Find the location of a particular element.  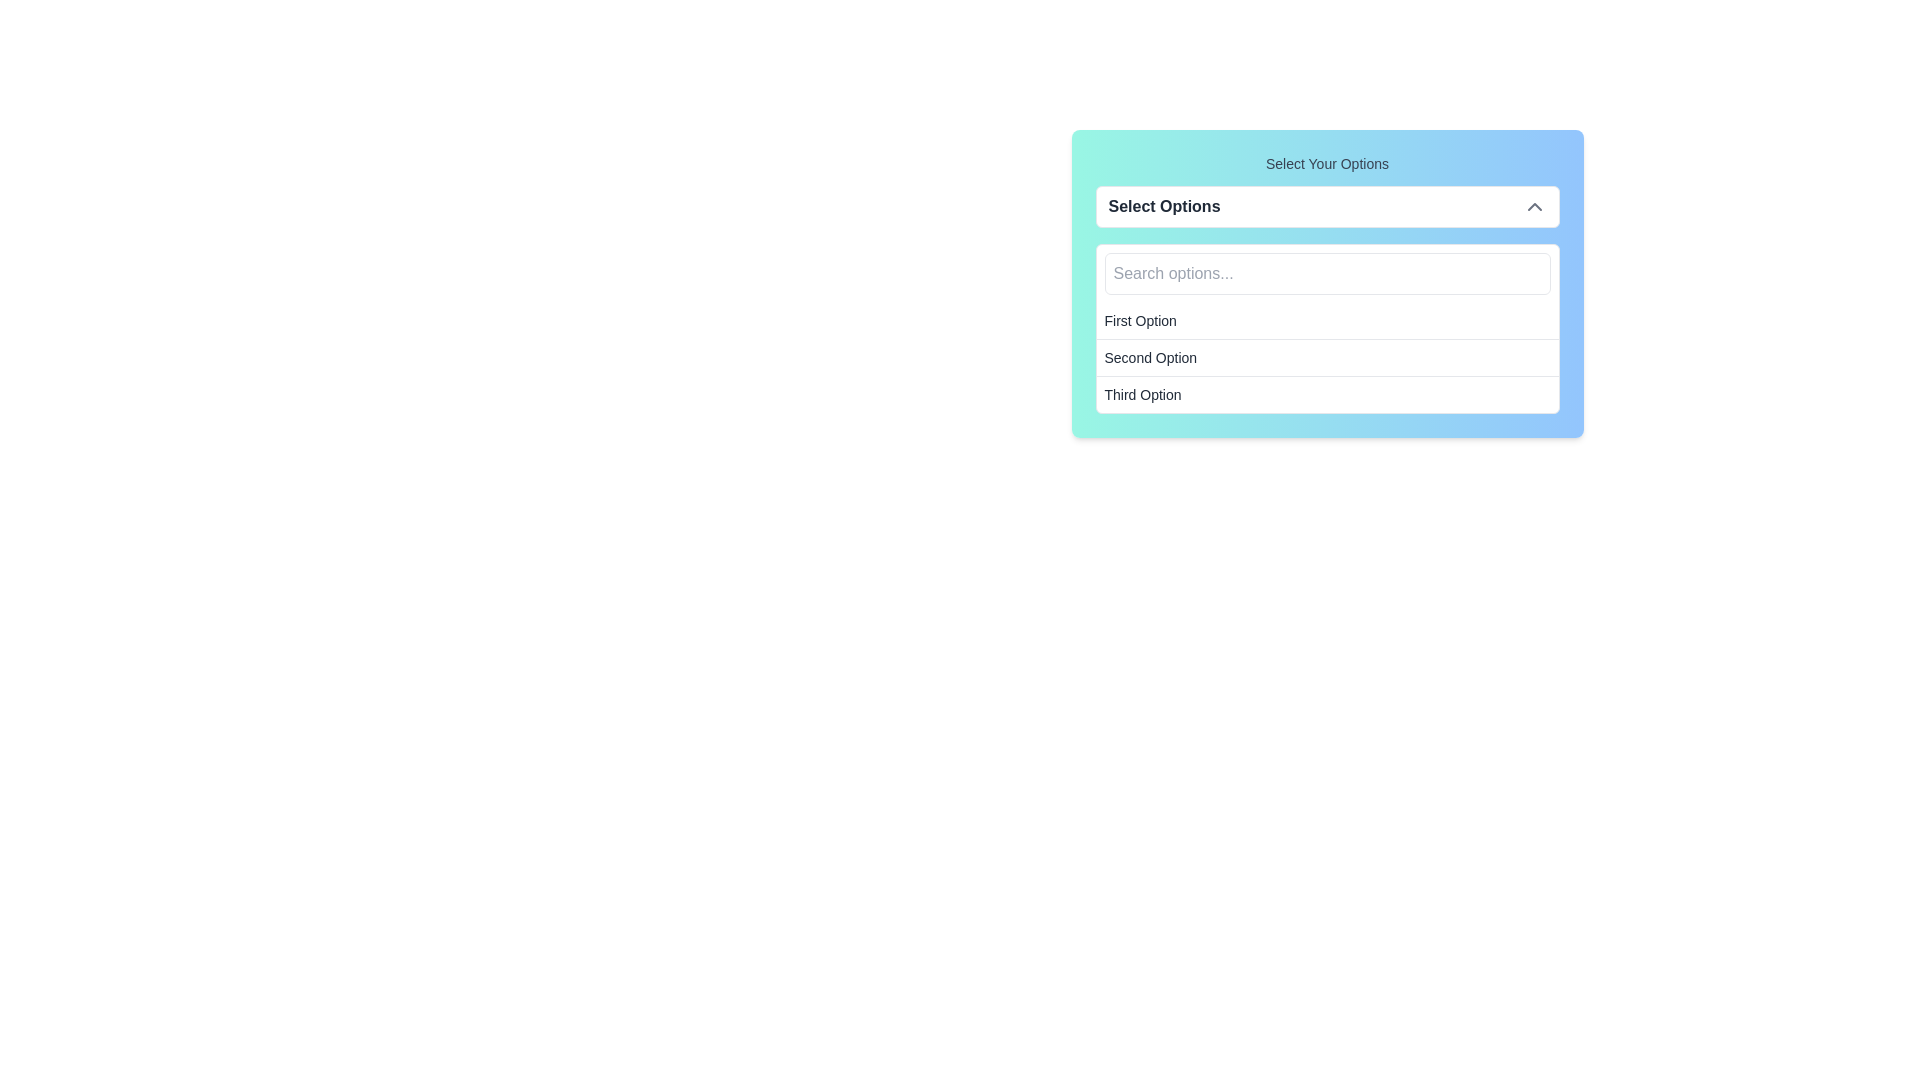

the upward arrow toggle button located at the rightmost position of the 'Select Options' dropdown menu is located at coordinates (1533, 207).